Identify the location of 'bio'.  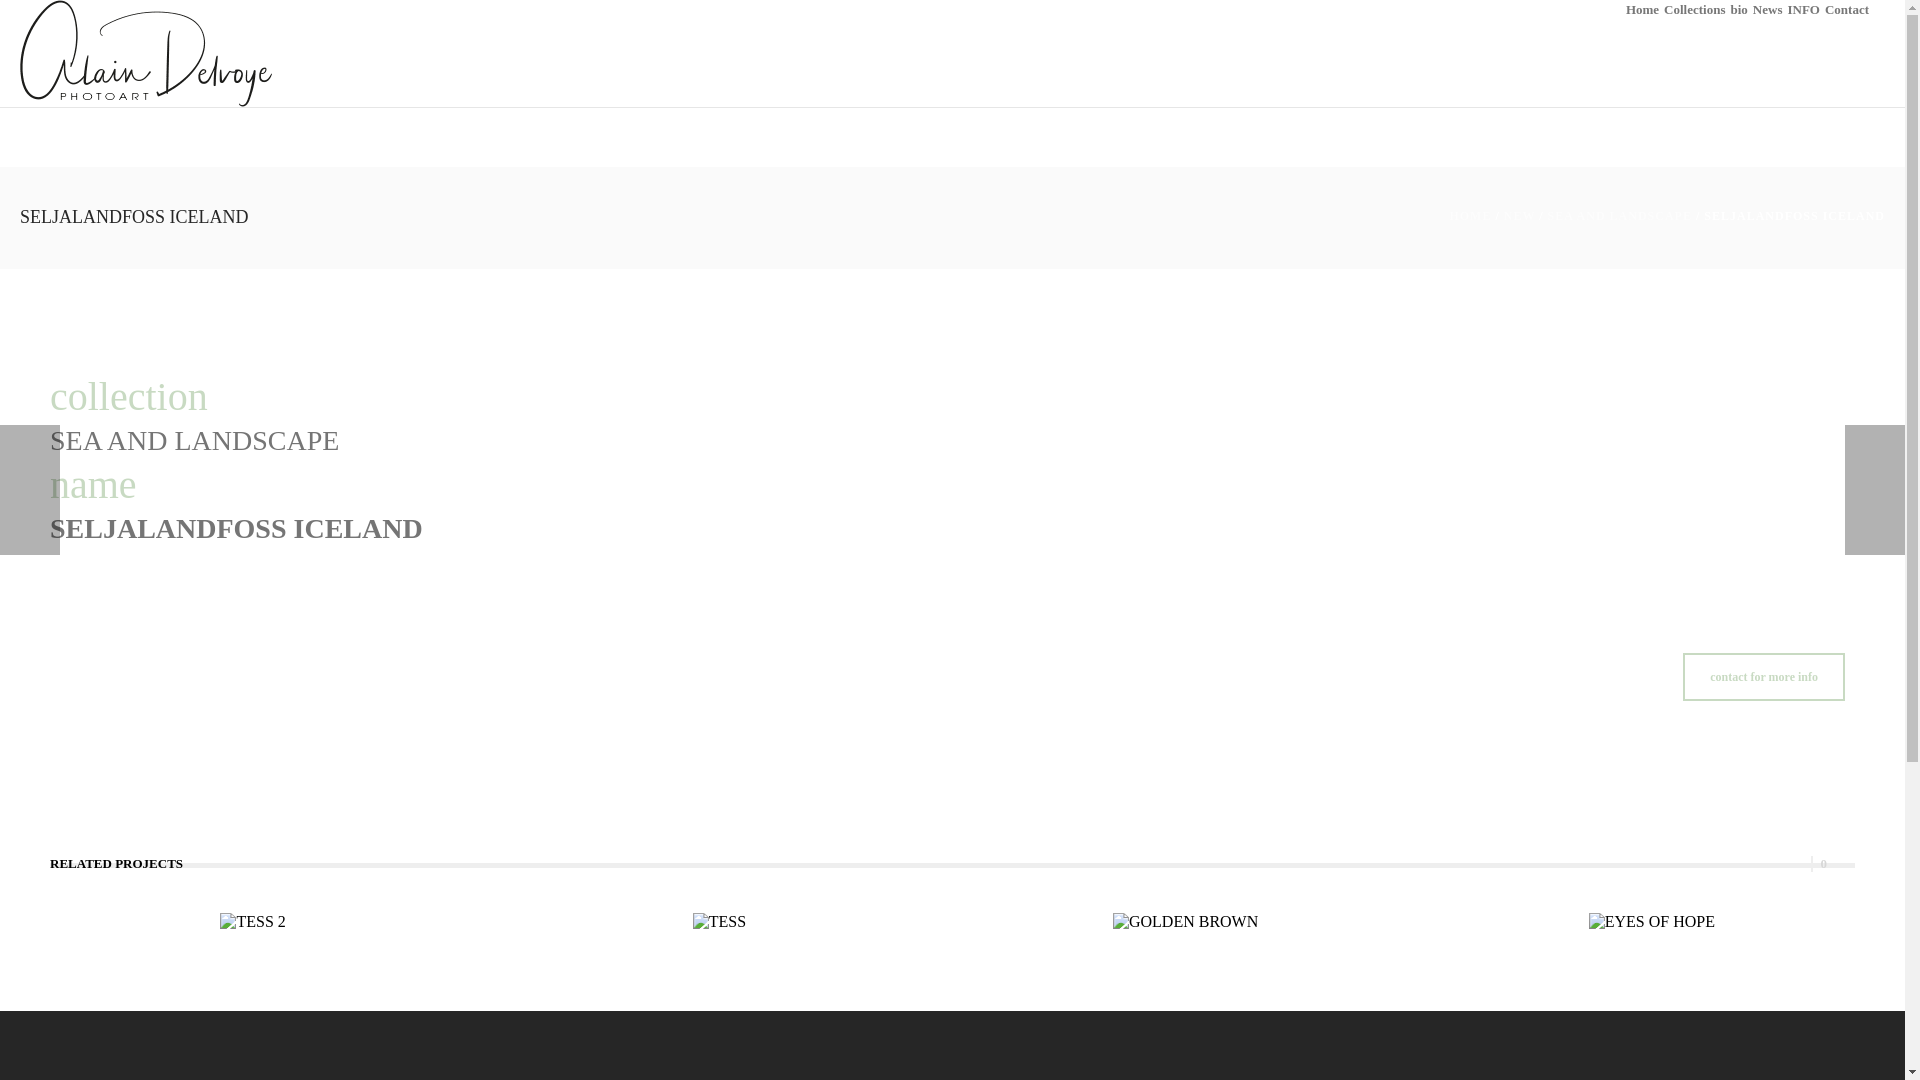
(1728, 10).